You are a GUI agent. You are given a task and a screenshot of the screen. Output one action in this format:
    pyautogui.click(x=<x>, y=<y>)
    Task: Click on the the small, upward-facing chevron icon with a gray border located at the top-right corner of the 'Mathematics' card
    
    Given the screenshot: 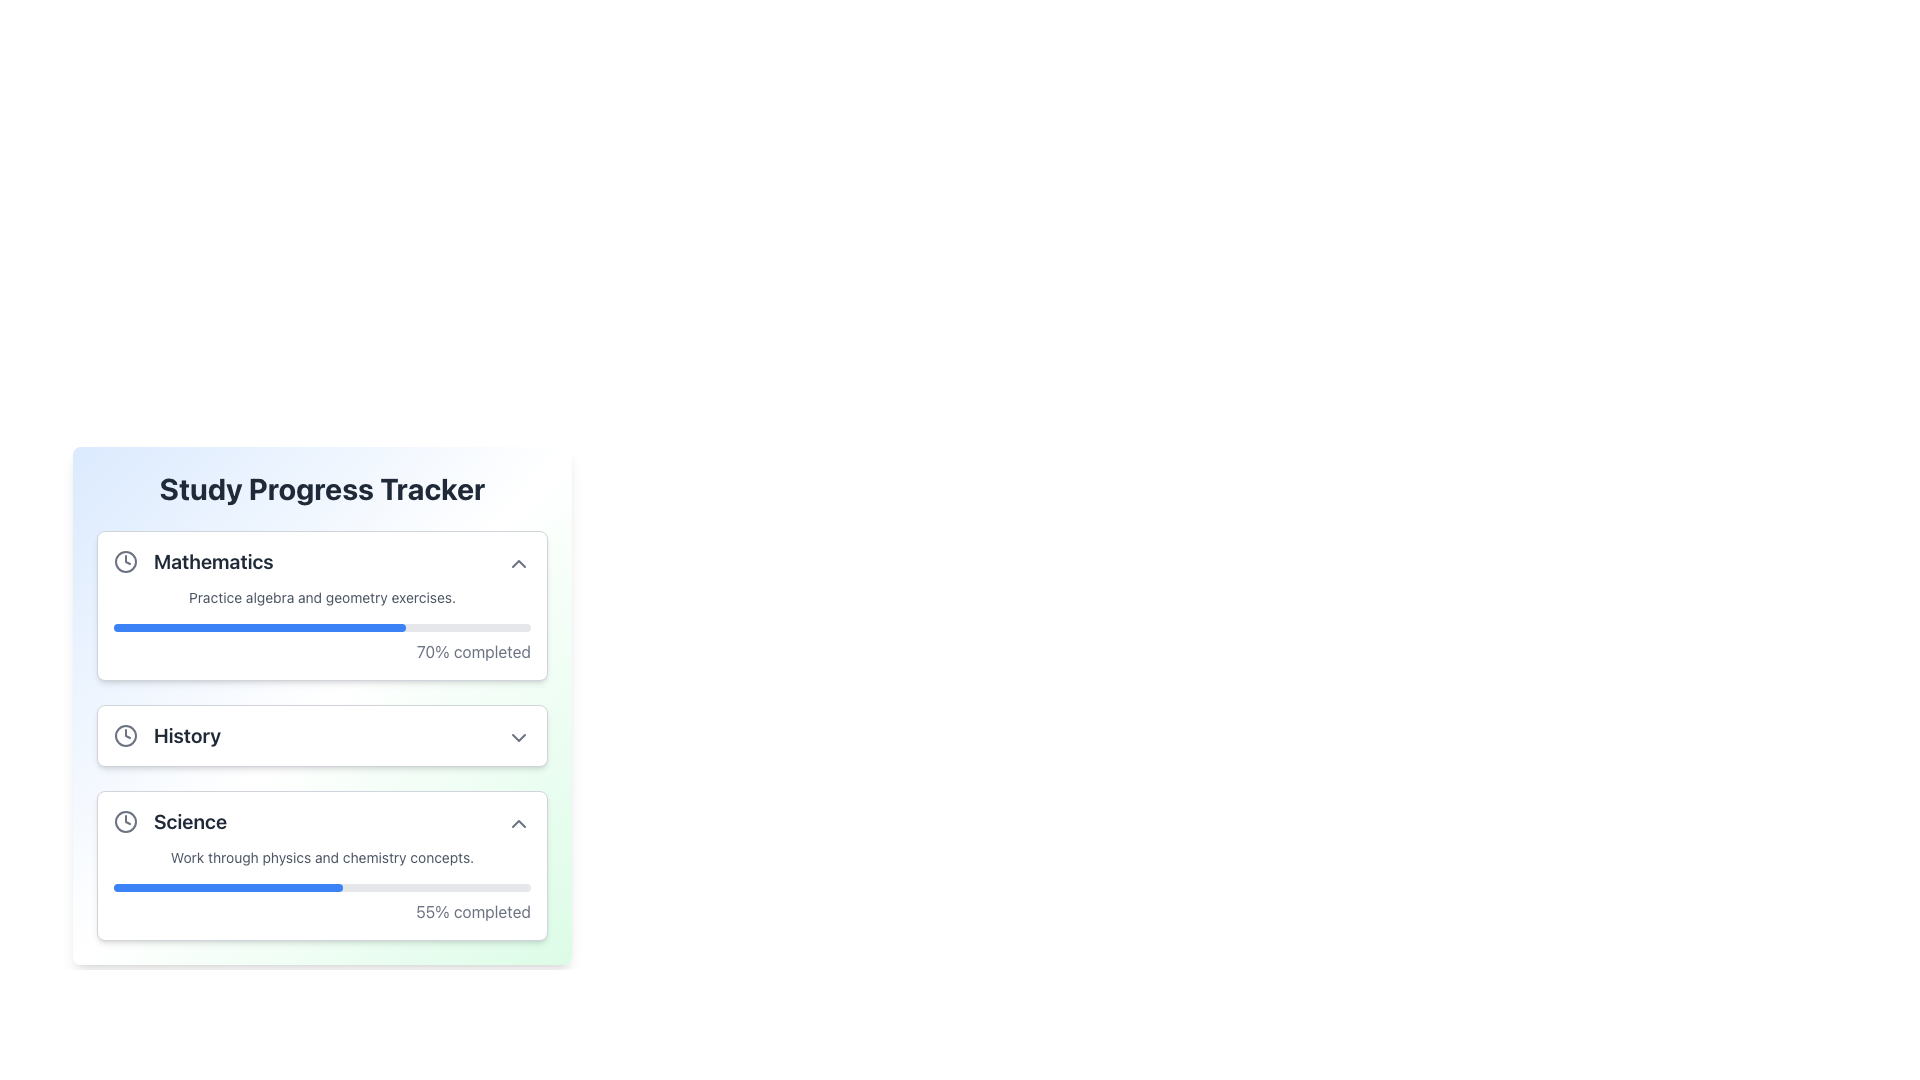 What is the action you would take?
    pyautogui.click(x=518, y=563)
    